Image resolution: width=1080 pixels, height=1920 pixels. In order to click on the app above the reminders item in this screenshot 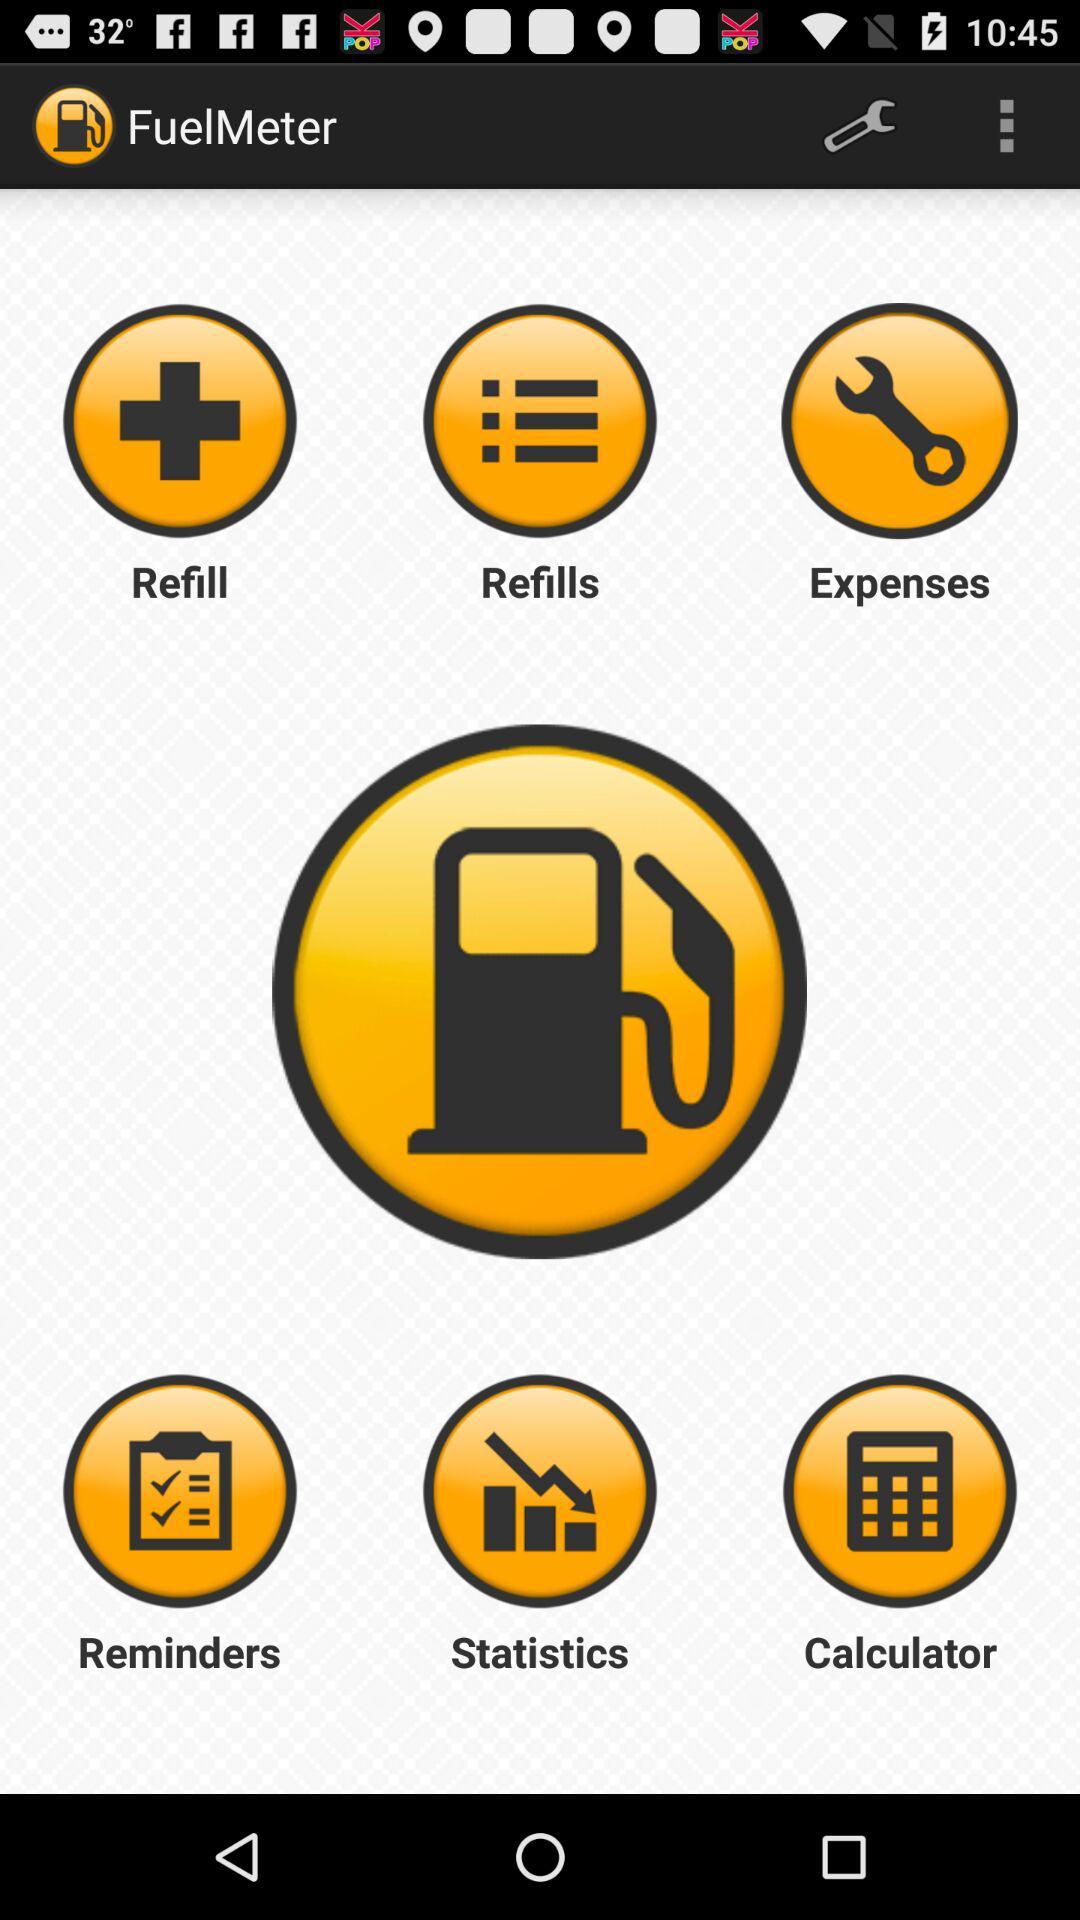, I will do `click(180, 1491)`.